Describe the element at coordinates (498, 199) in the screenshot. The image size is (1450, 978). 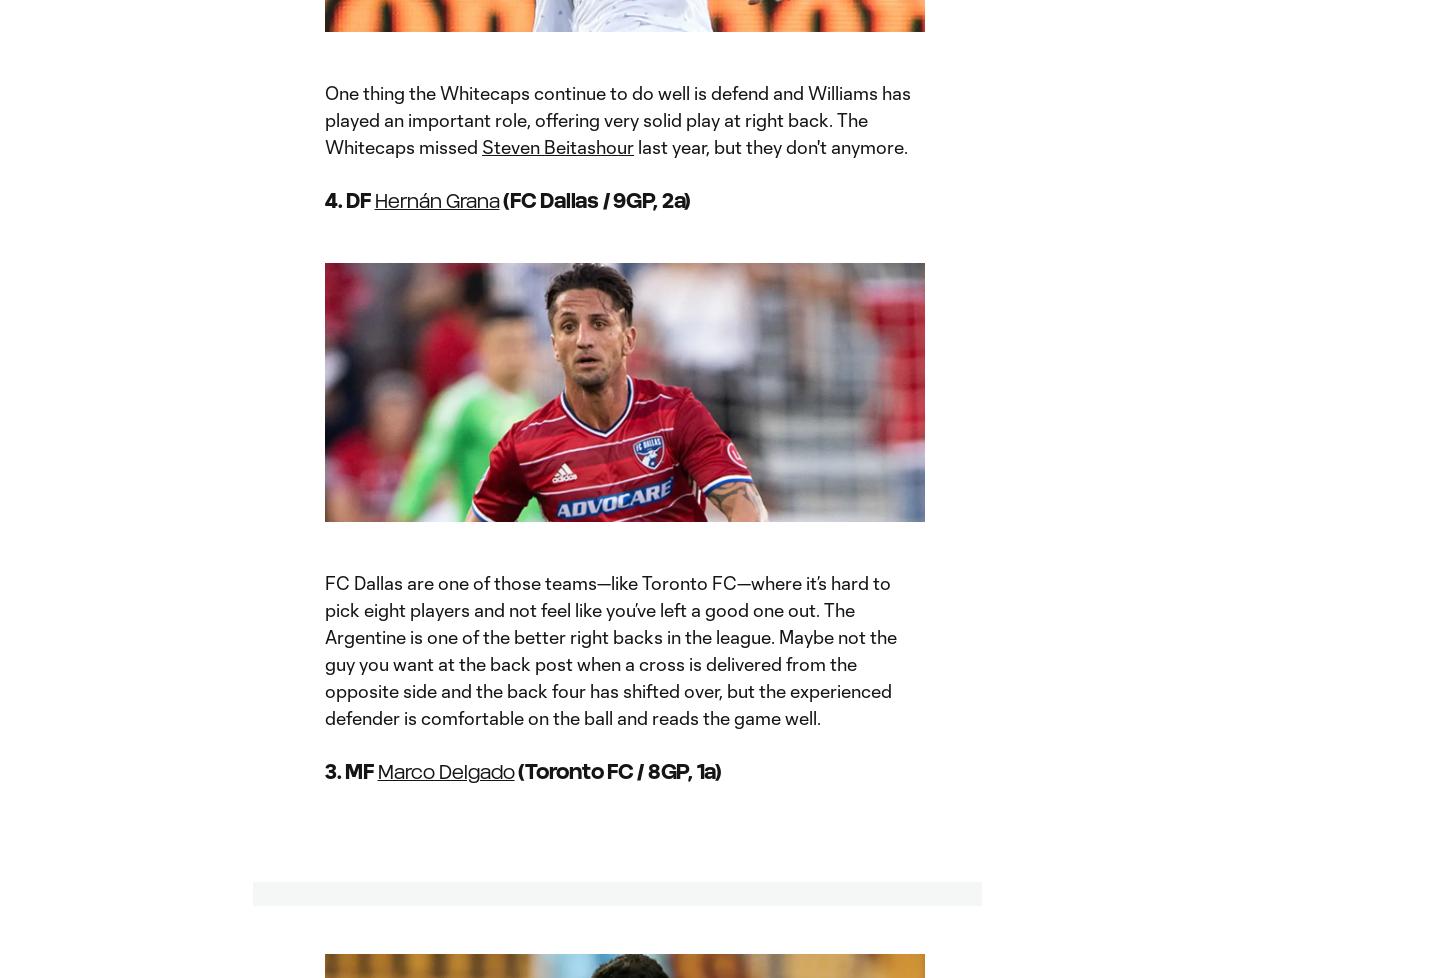
I see `'(FC Dallas / 9GP, 2a)'` at that location.